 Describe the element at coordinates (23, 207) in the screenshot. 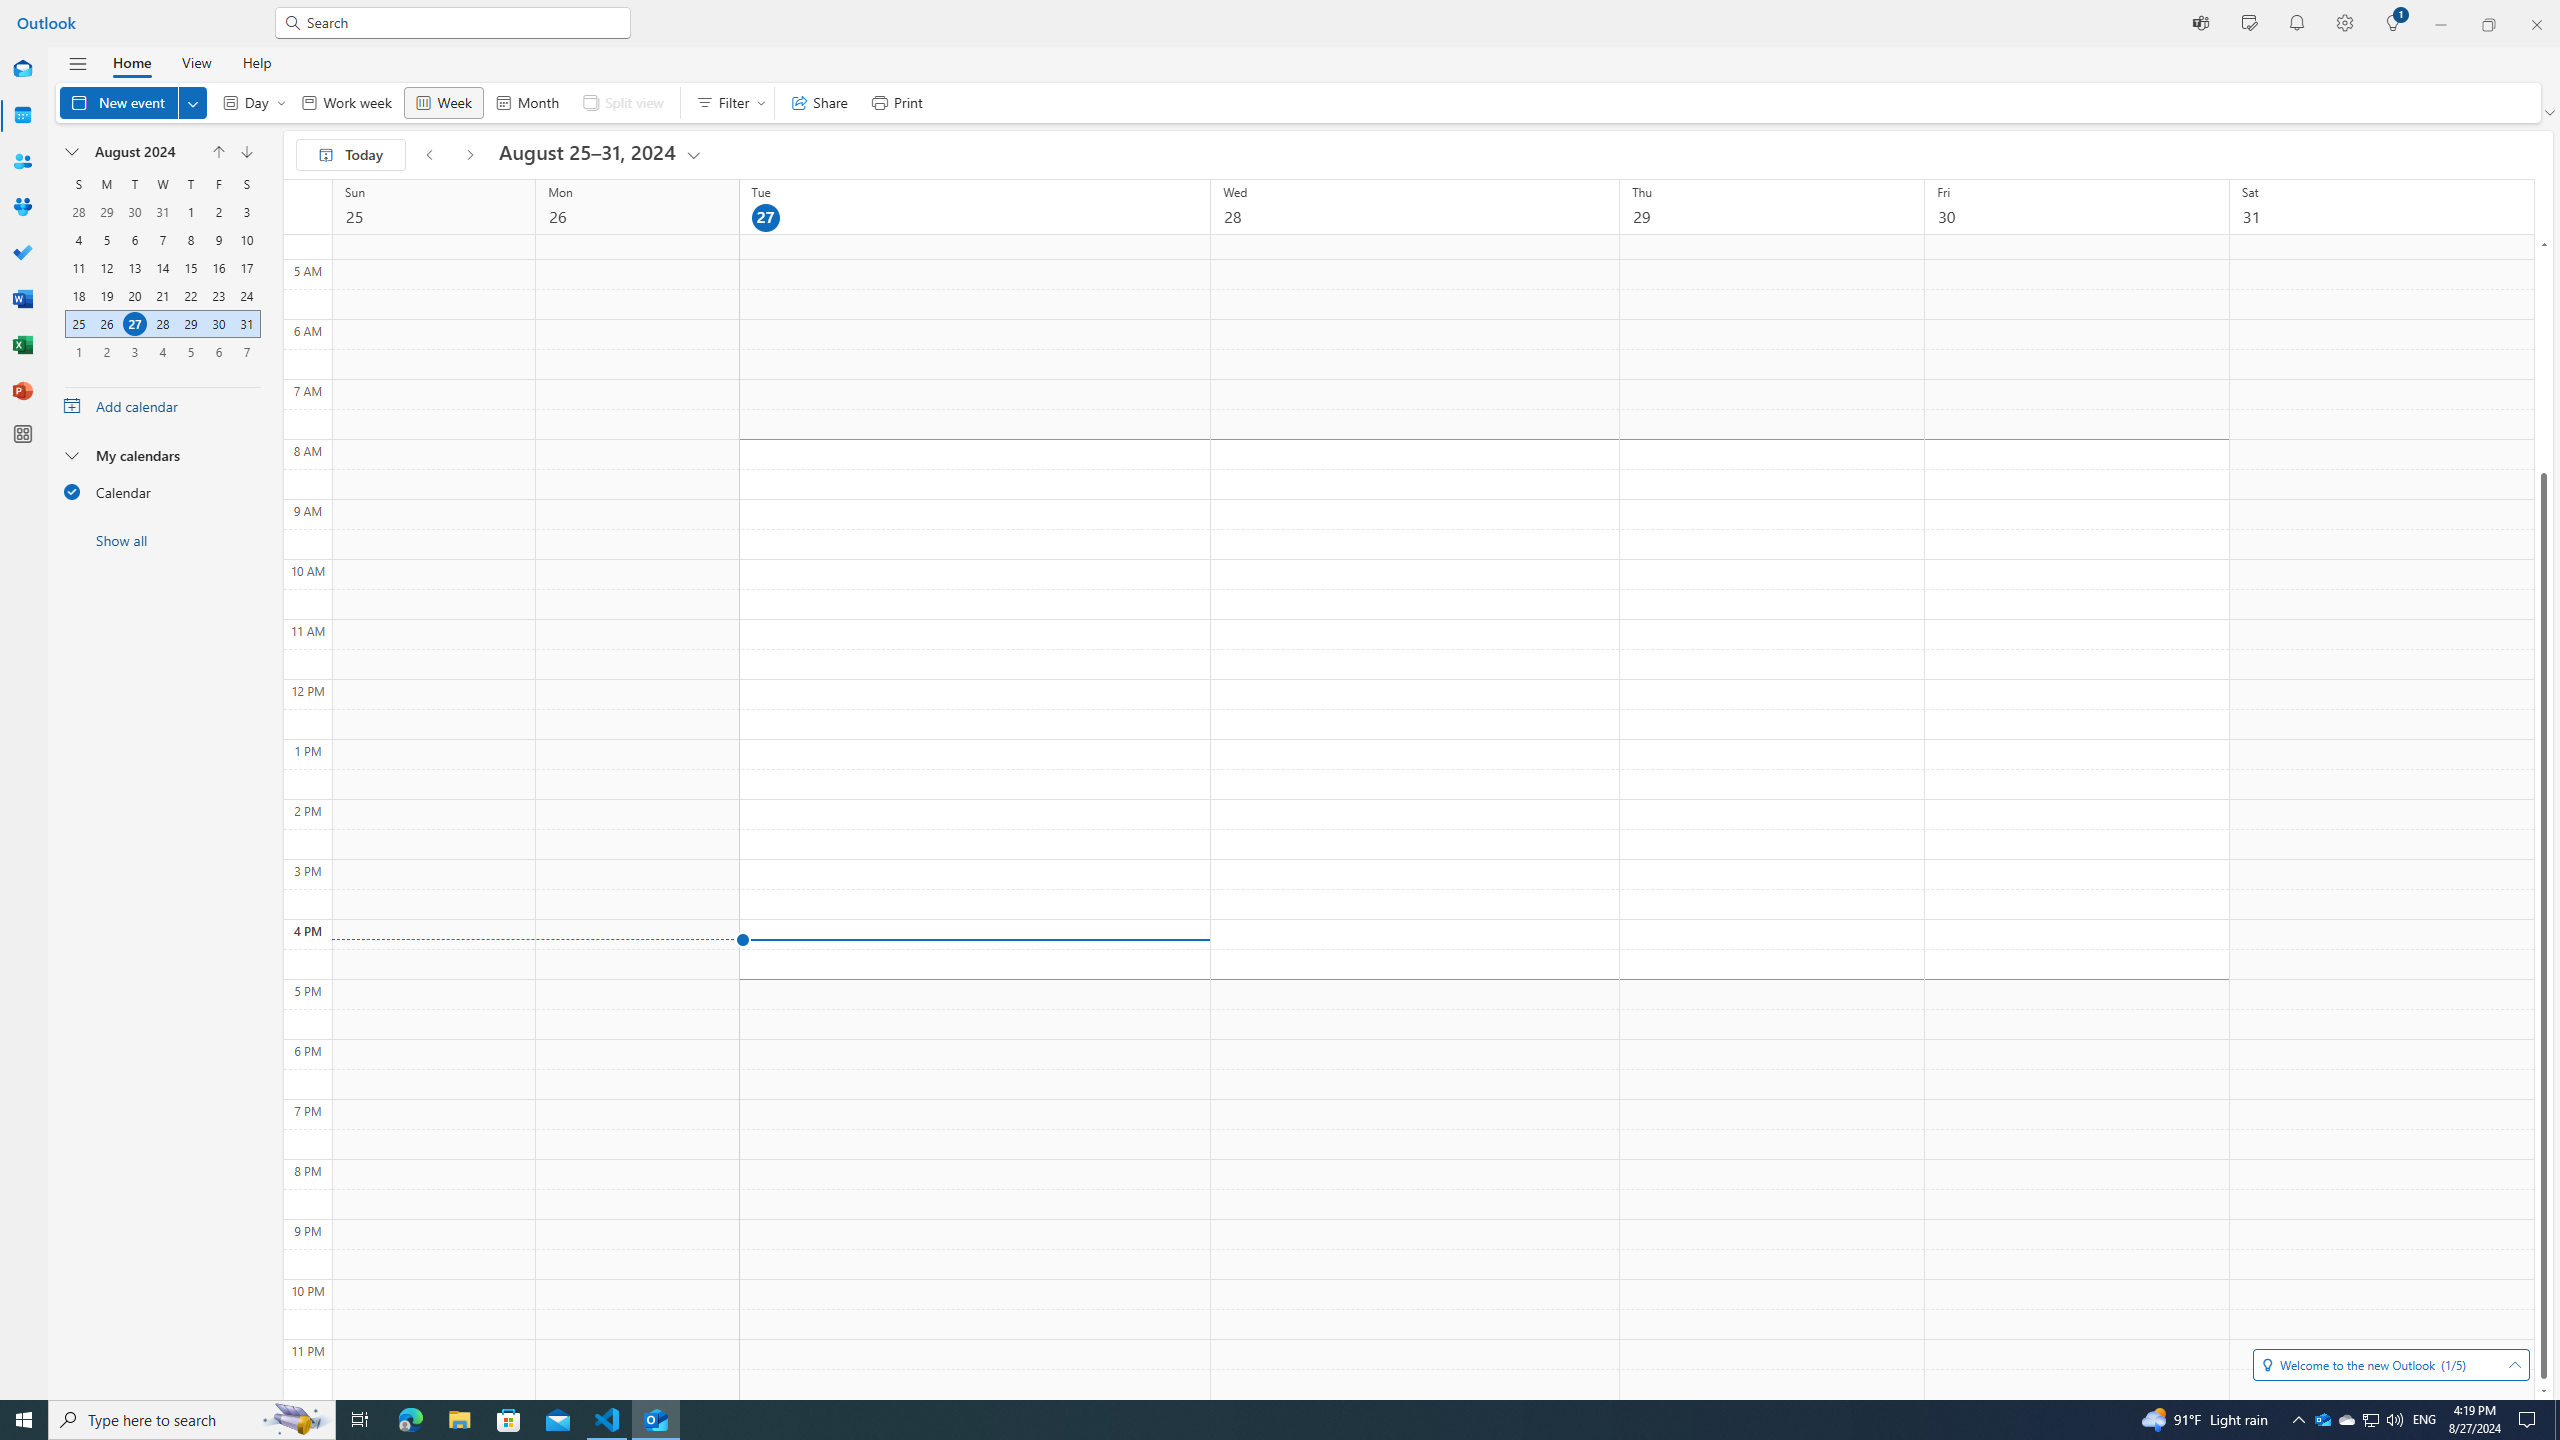

I see `'Groups'` at that location.